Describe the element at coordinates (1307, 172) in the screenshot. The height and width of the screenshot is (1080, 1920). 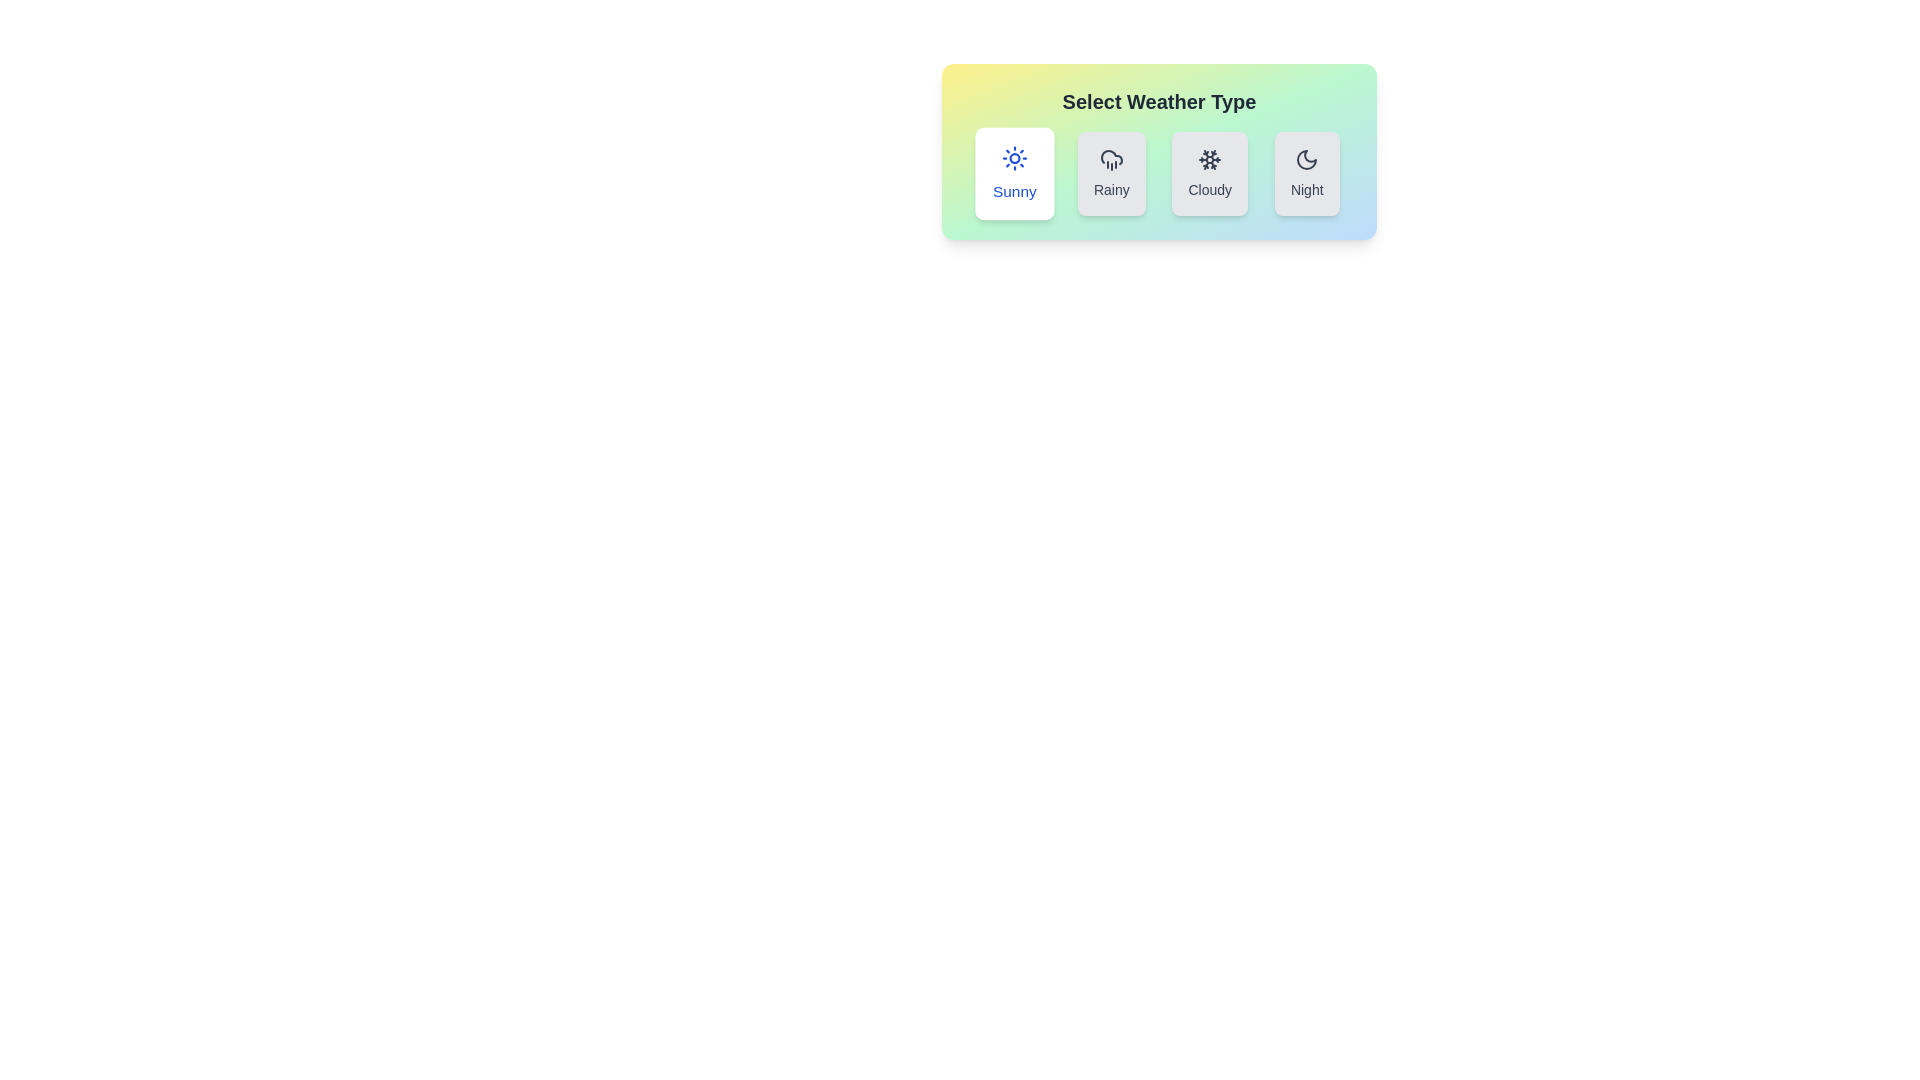
I see `the button corresponding to Night` at that location.